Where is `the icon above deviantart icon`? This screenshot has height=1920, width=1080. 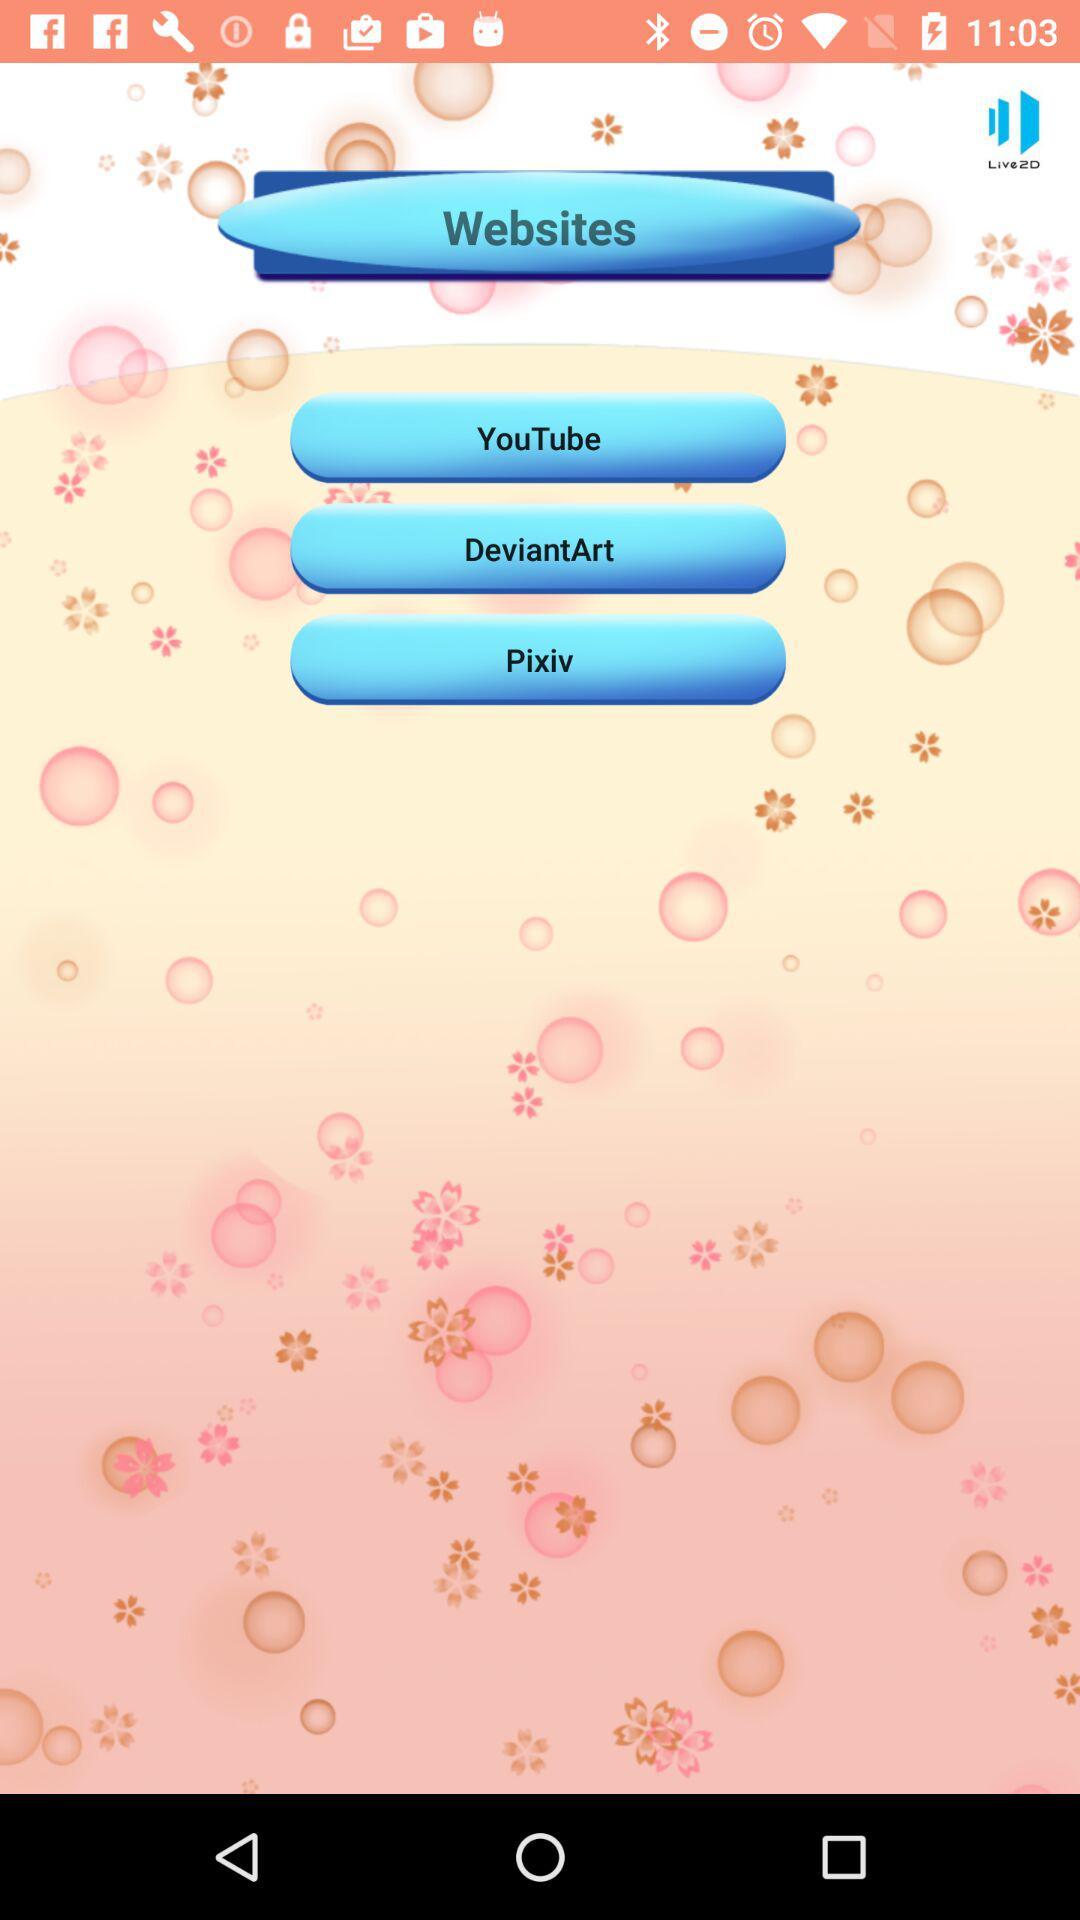
the icon above deviantart icon is located at coordinates (538, 436).